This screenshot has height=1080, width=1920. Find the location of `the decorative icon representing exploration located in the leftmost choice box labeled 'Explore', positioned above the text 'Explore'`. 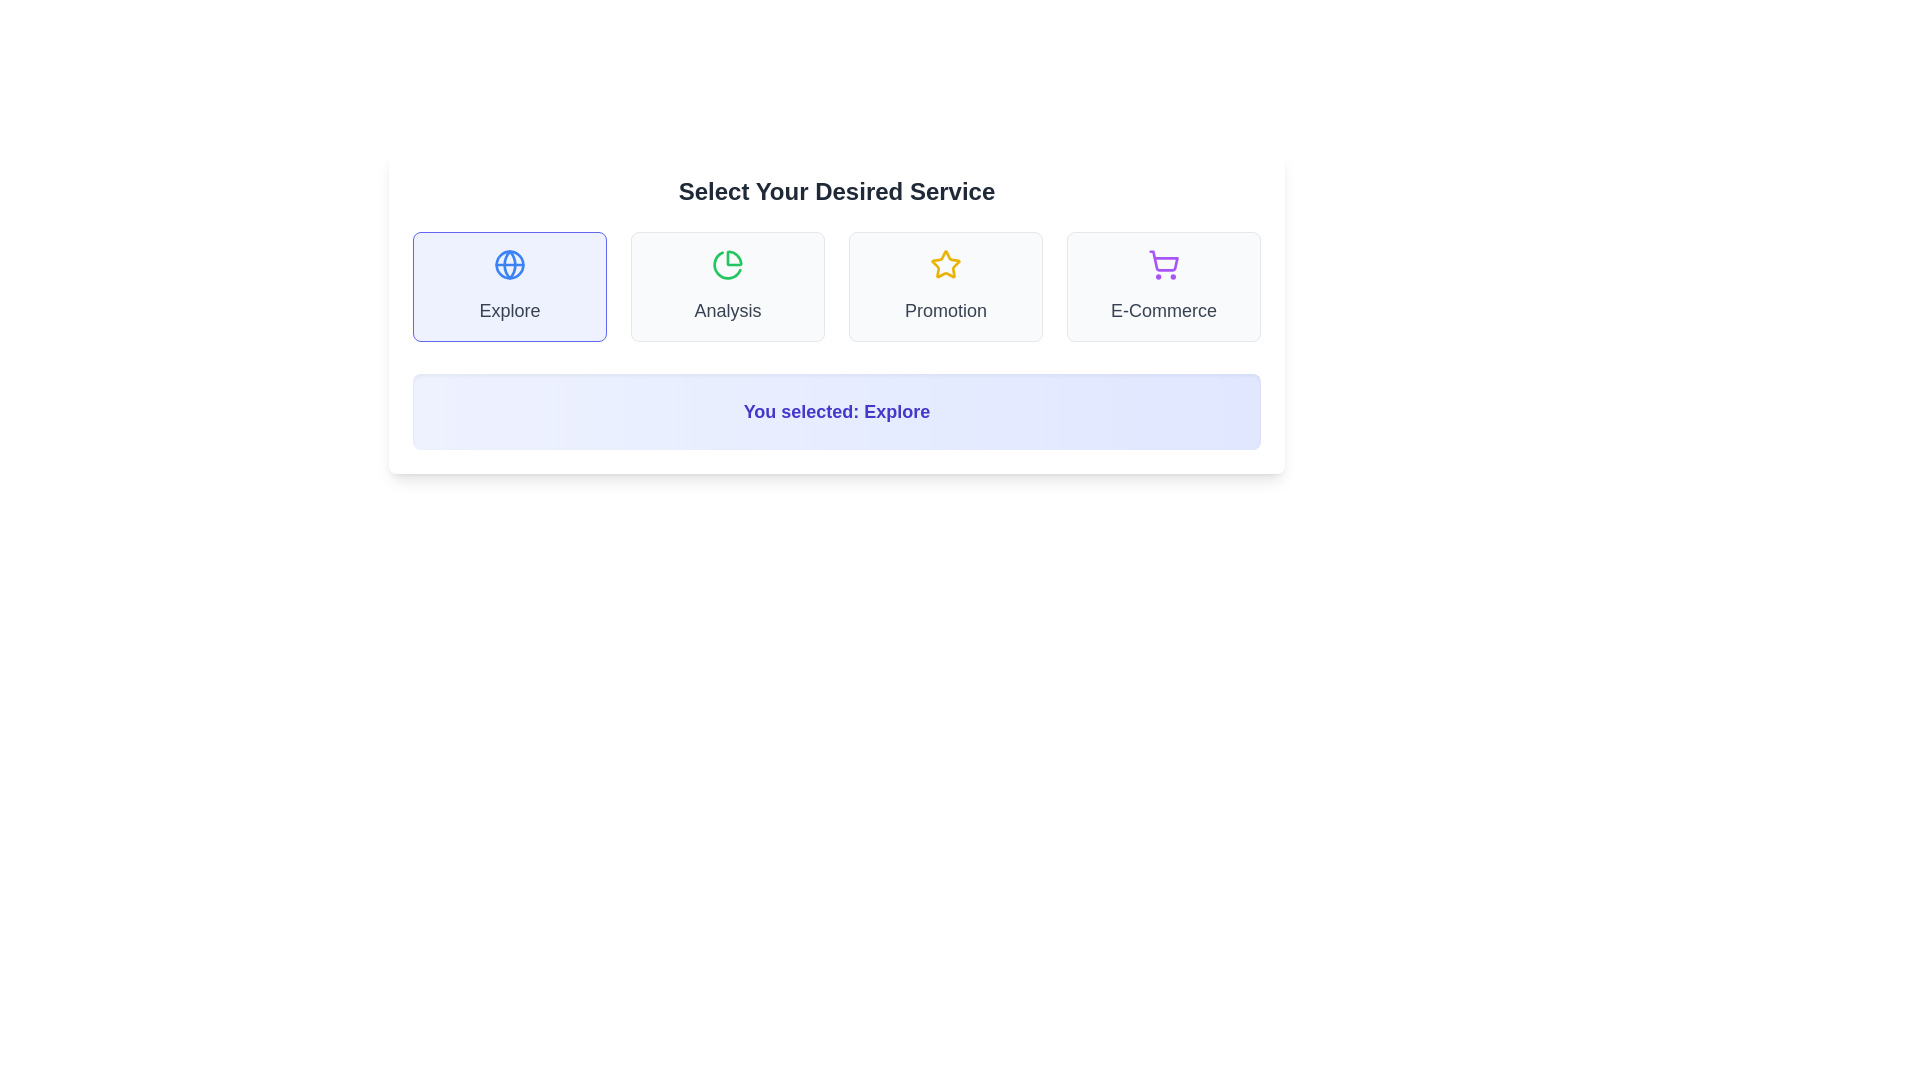

the decorative icon representing exploration located in the leftmost choice box labeled 'Explore', positioned above the text 'Explore' is located at coordinates (509, 264).